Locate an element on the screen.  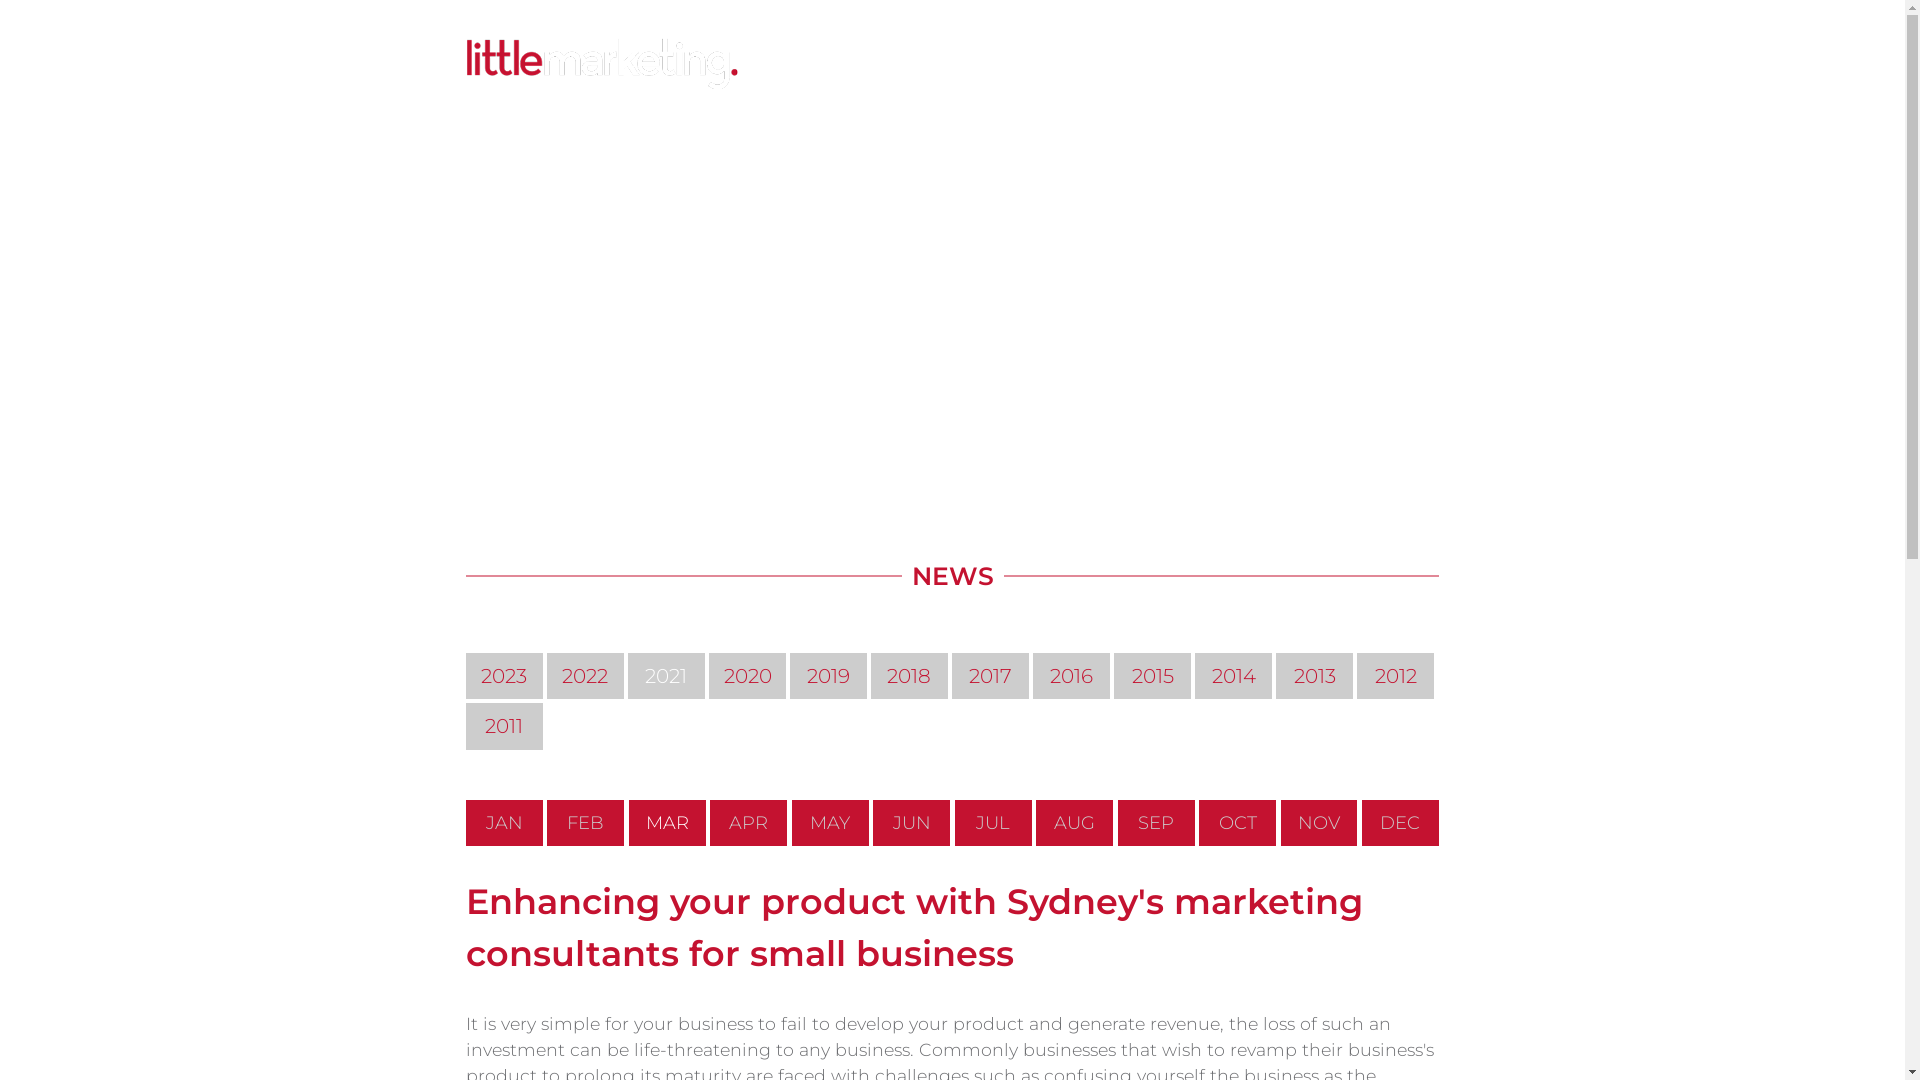
'2012' is located at coordinates (1357, 675).